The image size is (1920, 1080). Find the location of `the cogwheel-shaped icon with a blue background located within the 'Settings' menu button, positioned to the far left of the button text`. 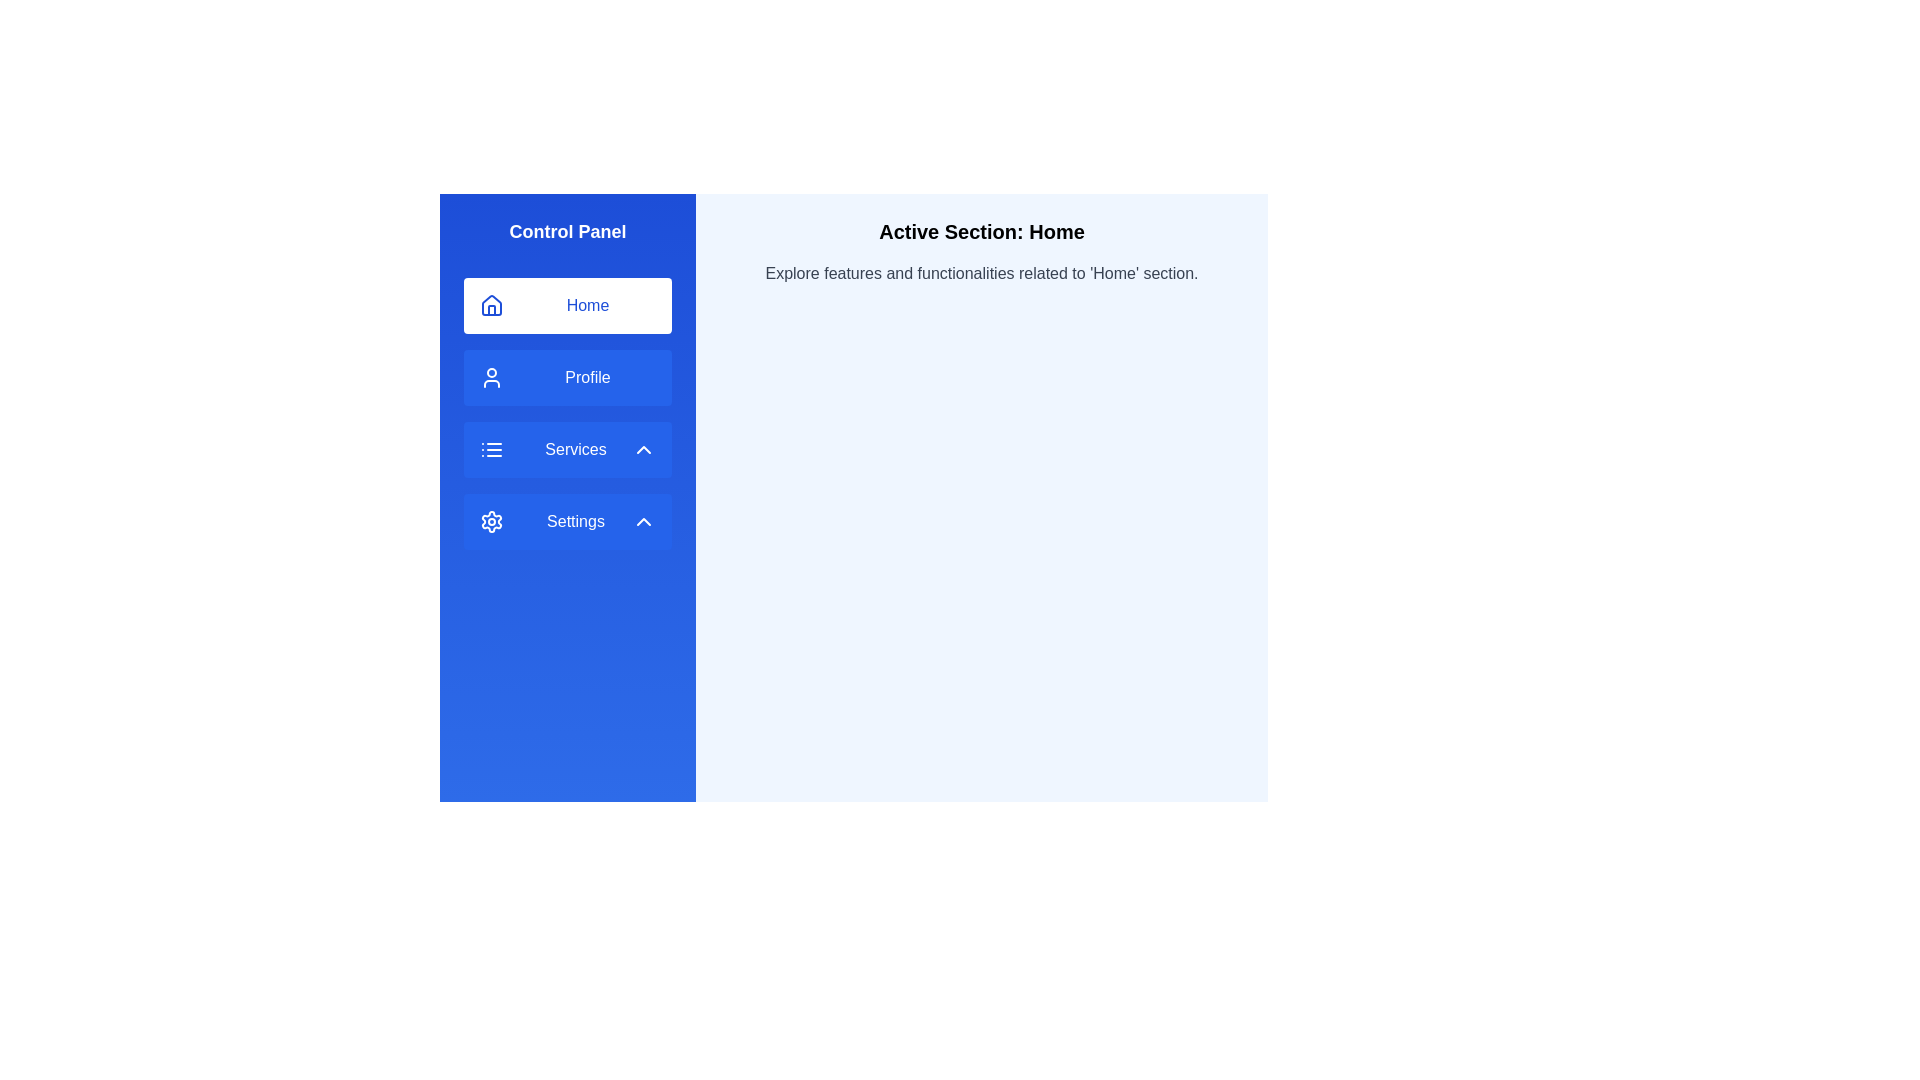

the cogwheel-shaped icon with a blue background located within the 'Settings' menu button, positioned to the far left of the button text is located at coordinates (491, 520).